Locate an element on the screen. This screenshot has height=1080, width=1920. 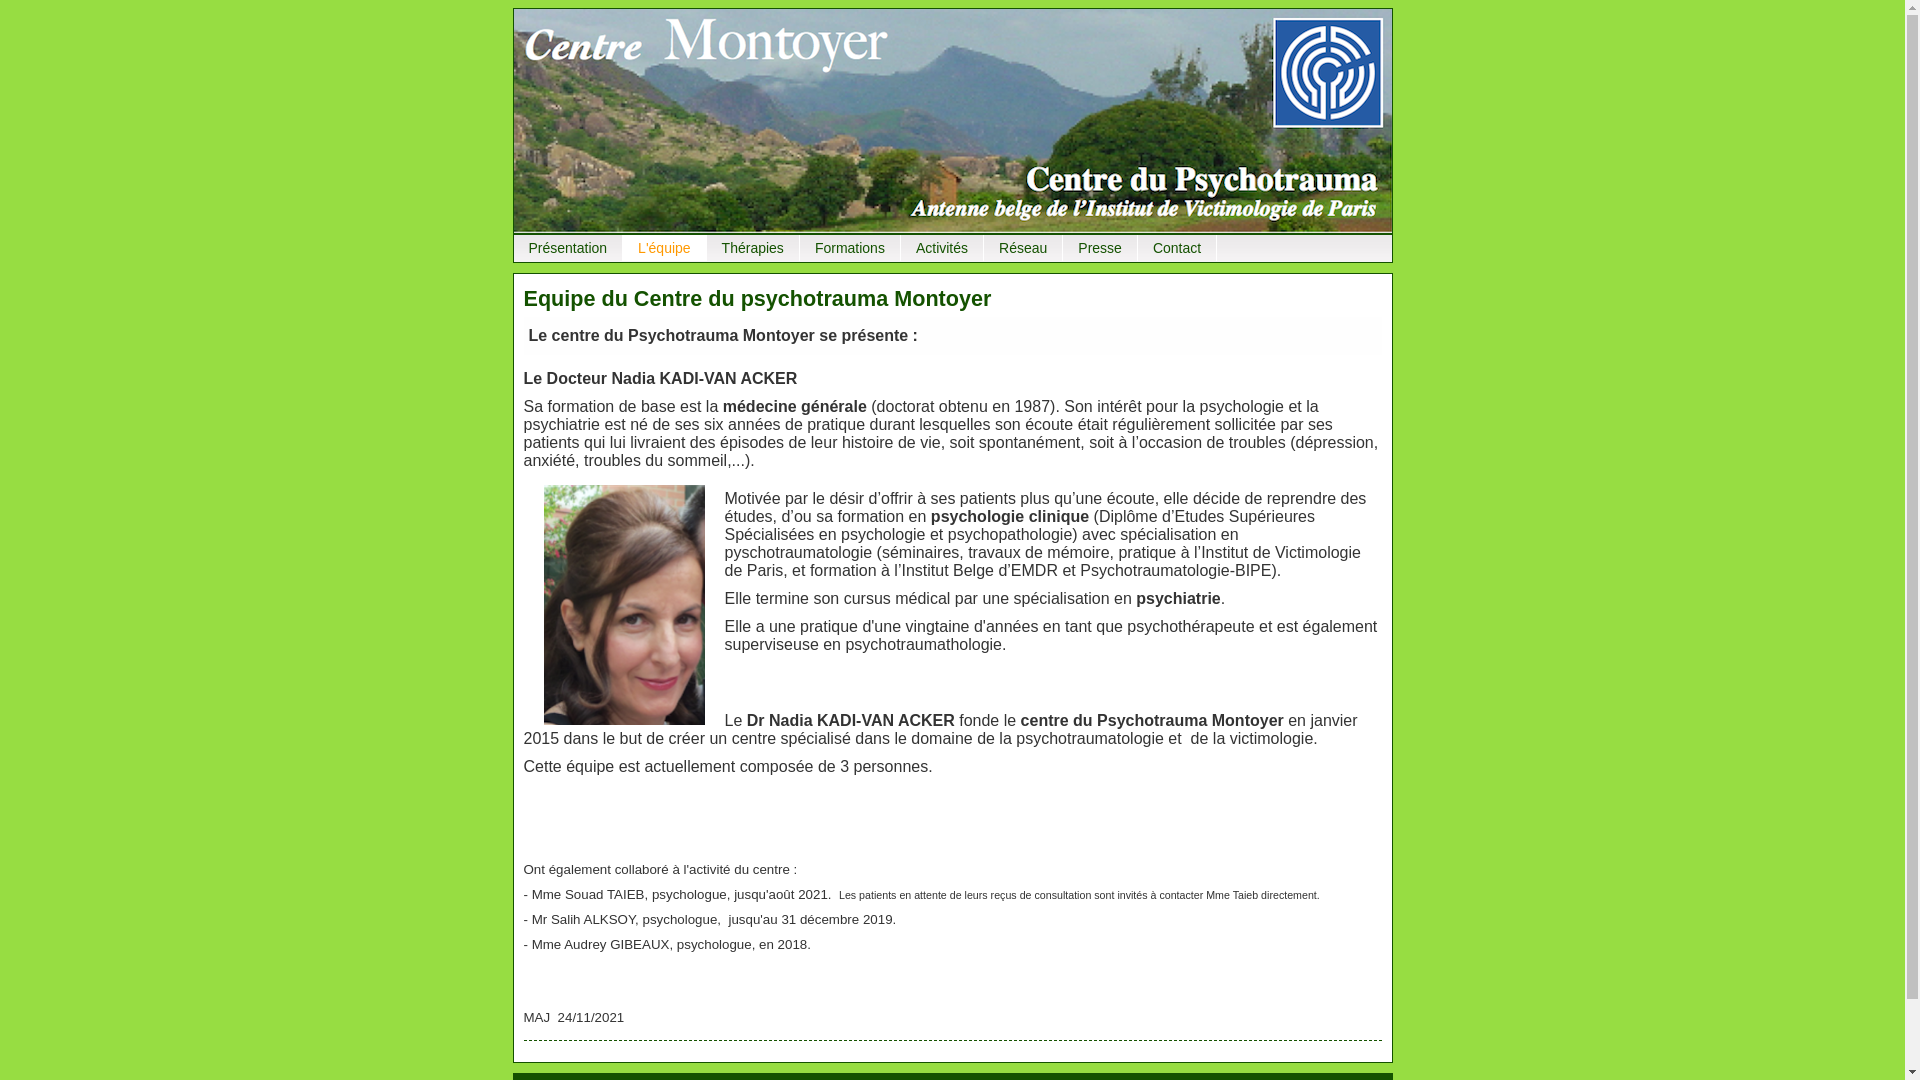
'Presse' is located at coordinates (1099, 246).